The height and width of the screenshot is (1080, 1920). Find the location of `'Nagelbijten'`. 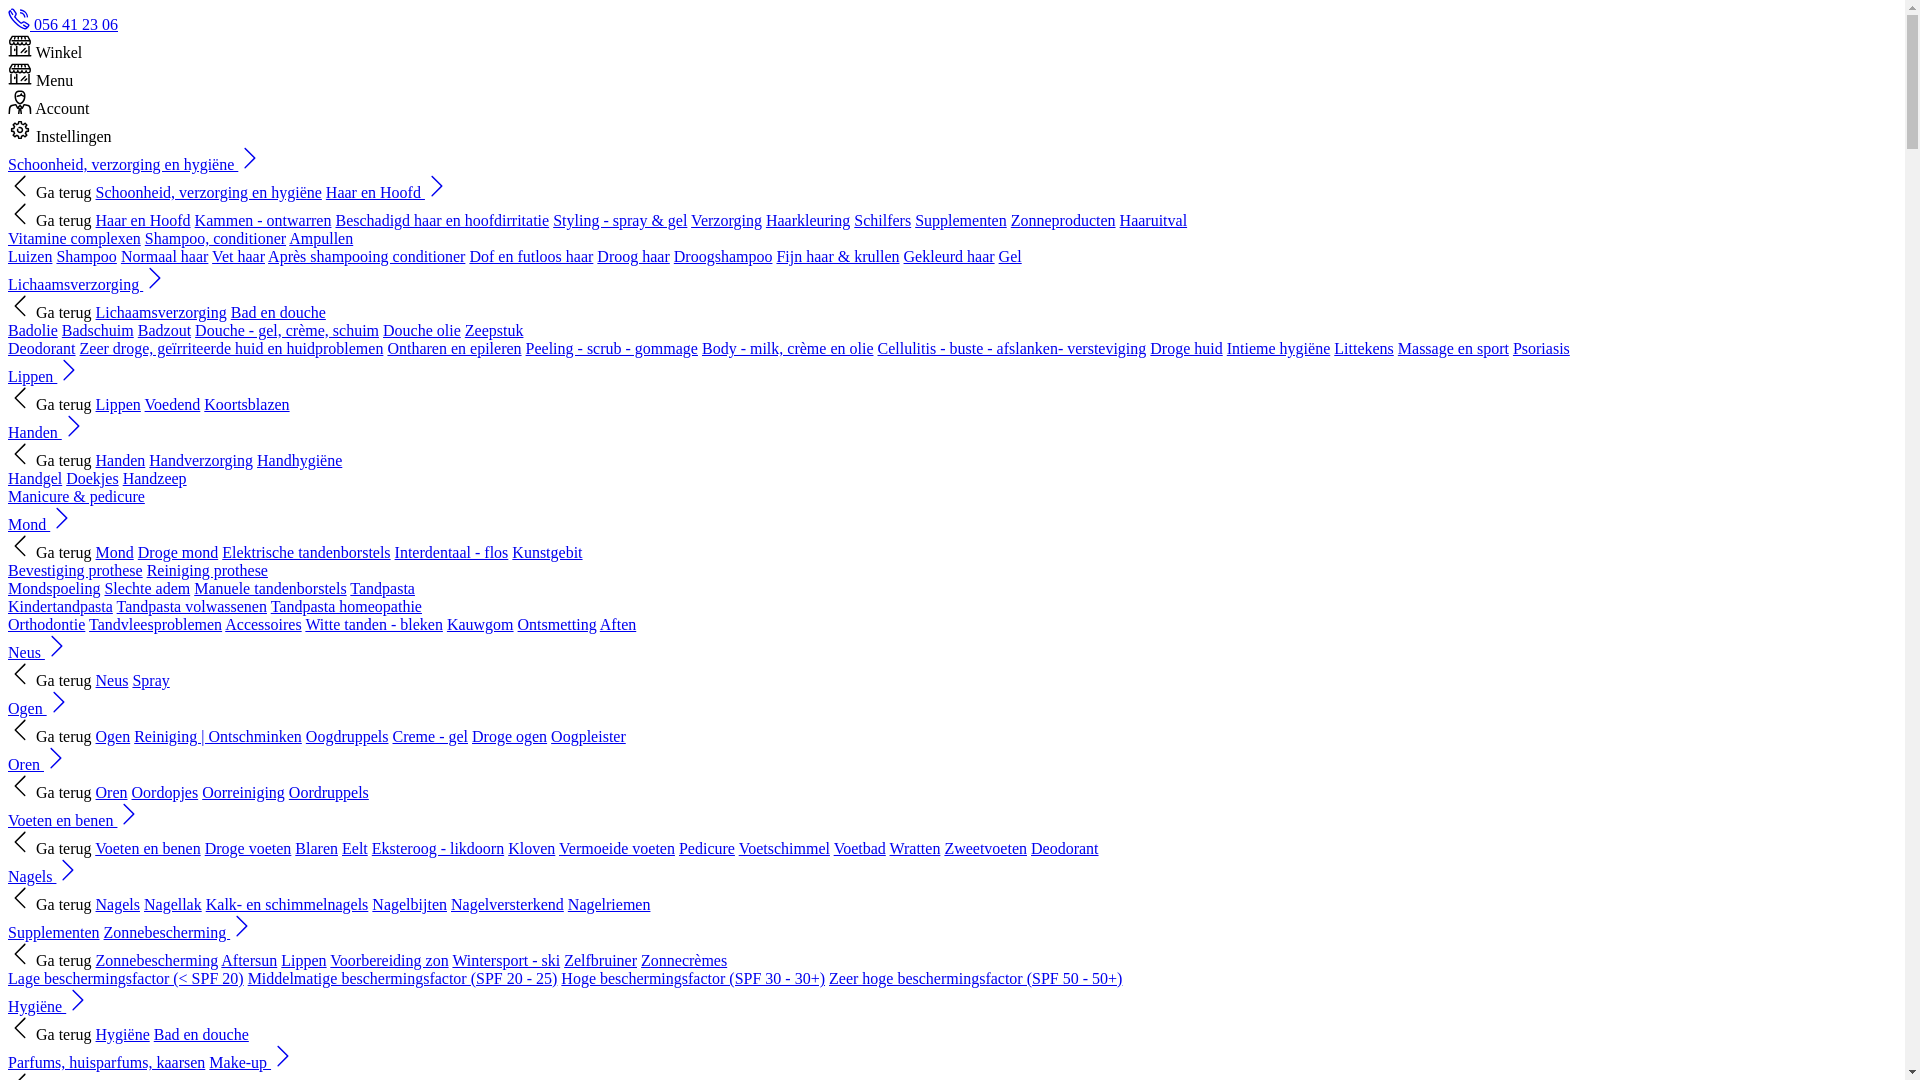

'Nagelbijten' is located at coordinates (372, 904).